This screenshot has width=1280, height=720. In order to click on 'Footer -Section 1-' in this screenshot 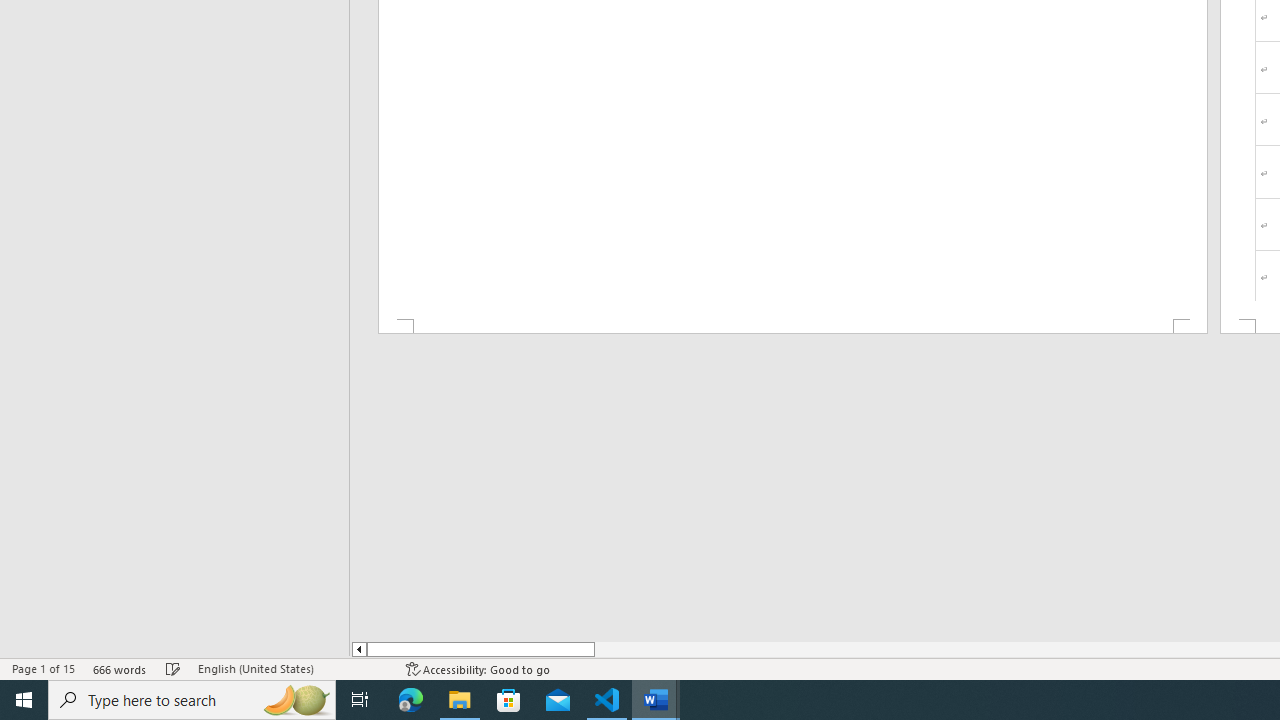, I will do `click(791, 325)`.